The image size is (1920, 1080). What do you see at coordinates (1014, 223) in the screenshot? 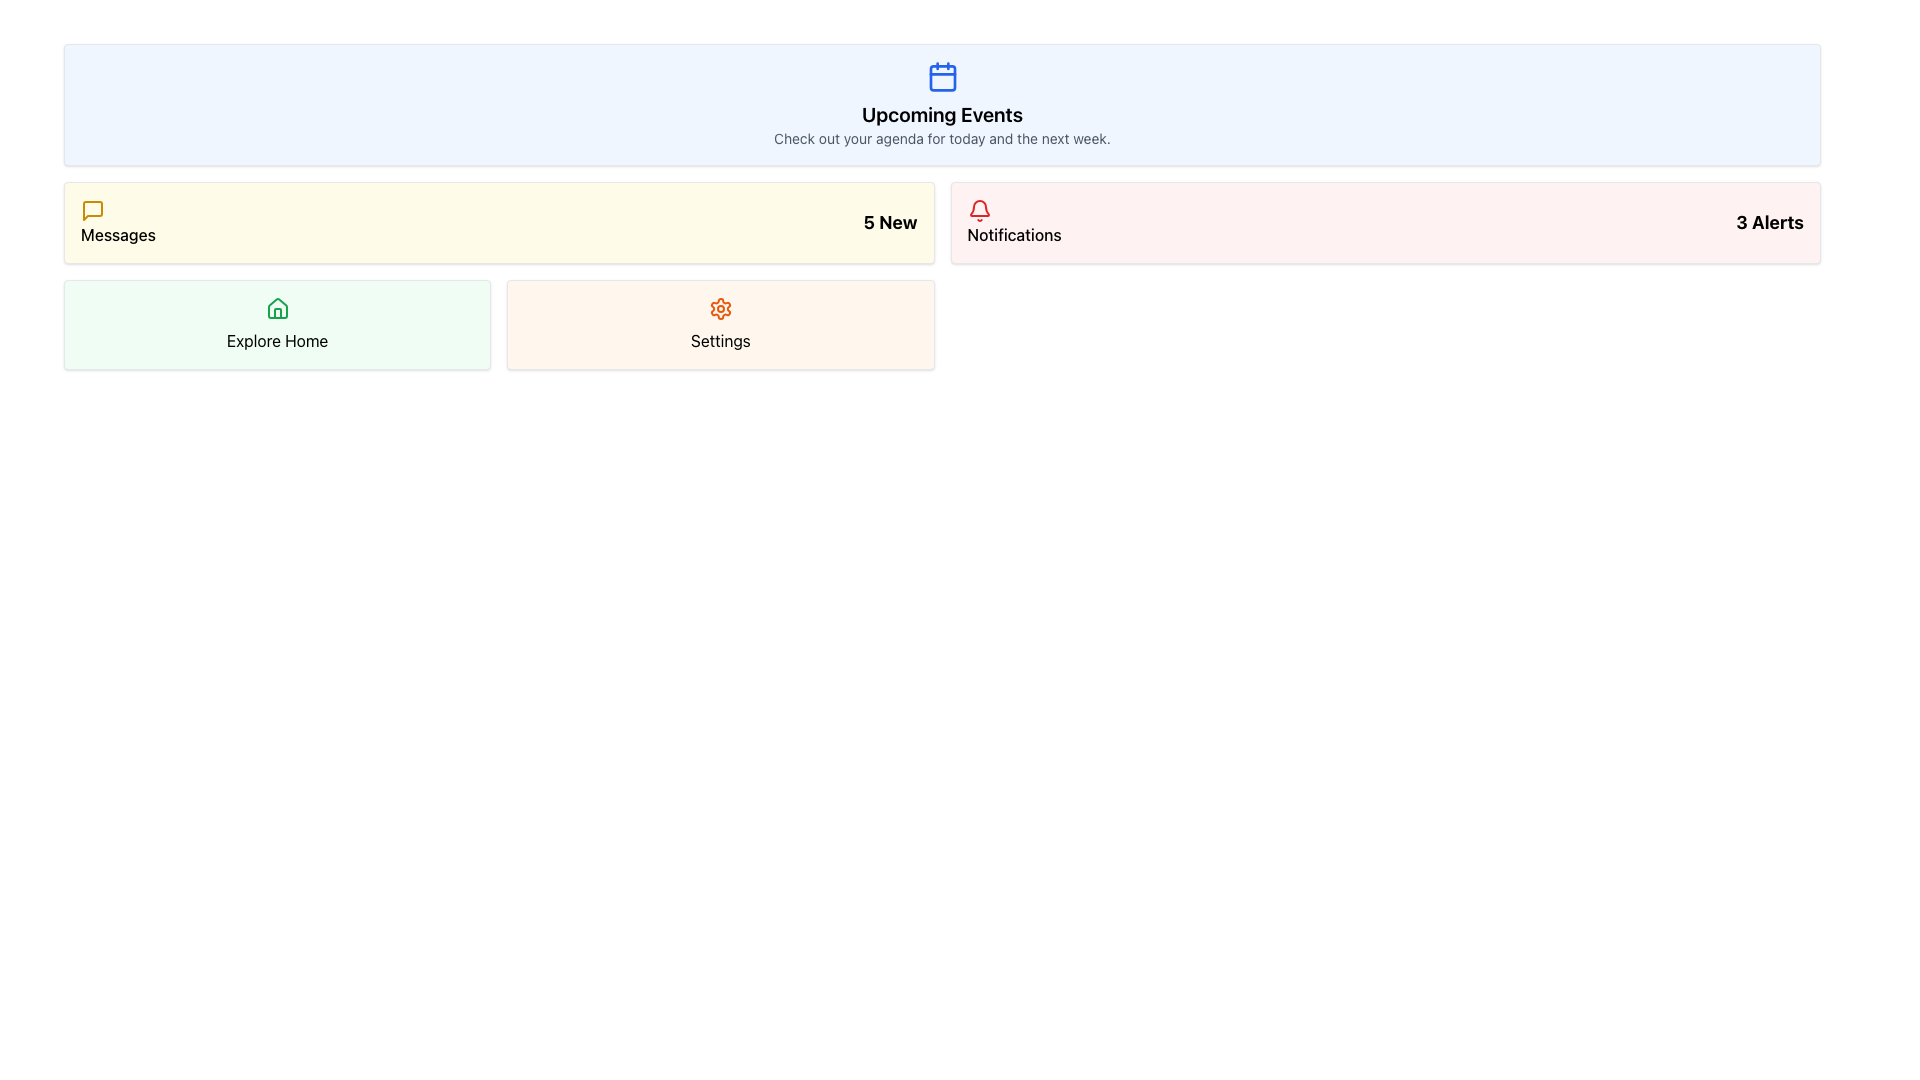
I see `the notifications label with icon located in the top right section of the interface, which indicates notification-related content` at bounding box center [1014, 223].